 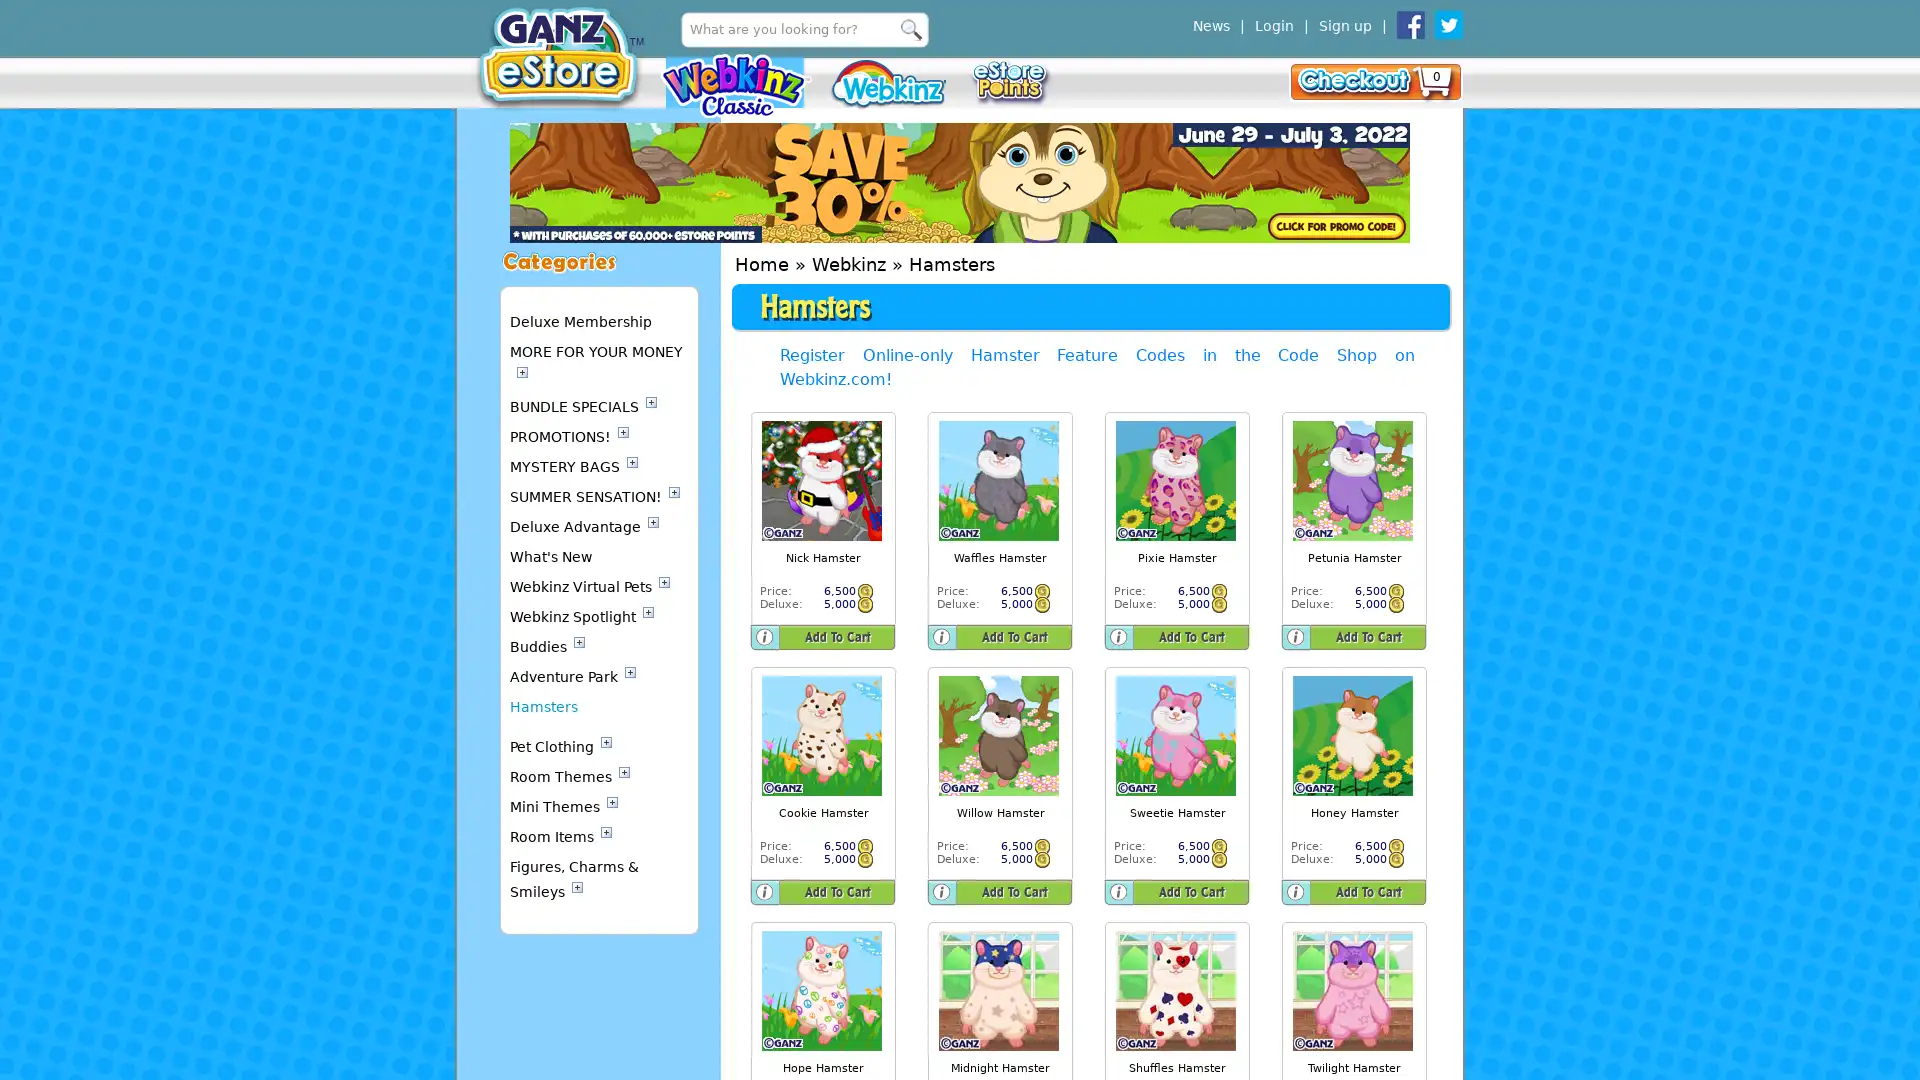 What do you see at coordinates (1191, 636) in the screenshot?
I see `Add To Cart` at bounding box center [1191, 636].